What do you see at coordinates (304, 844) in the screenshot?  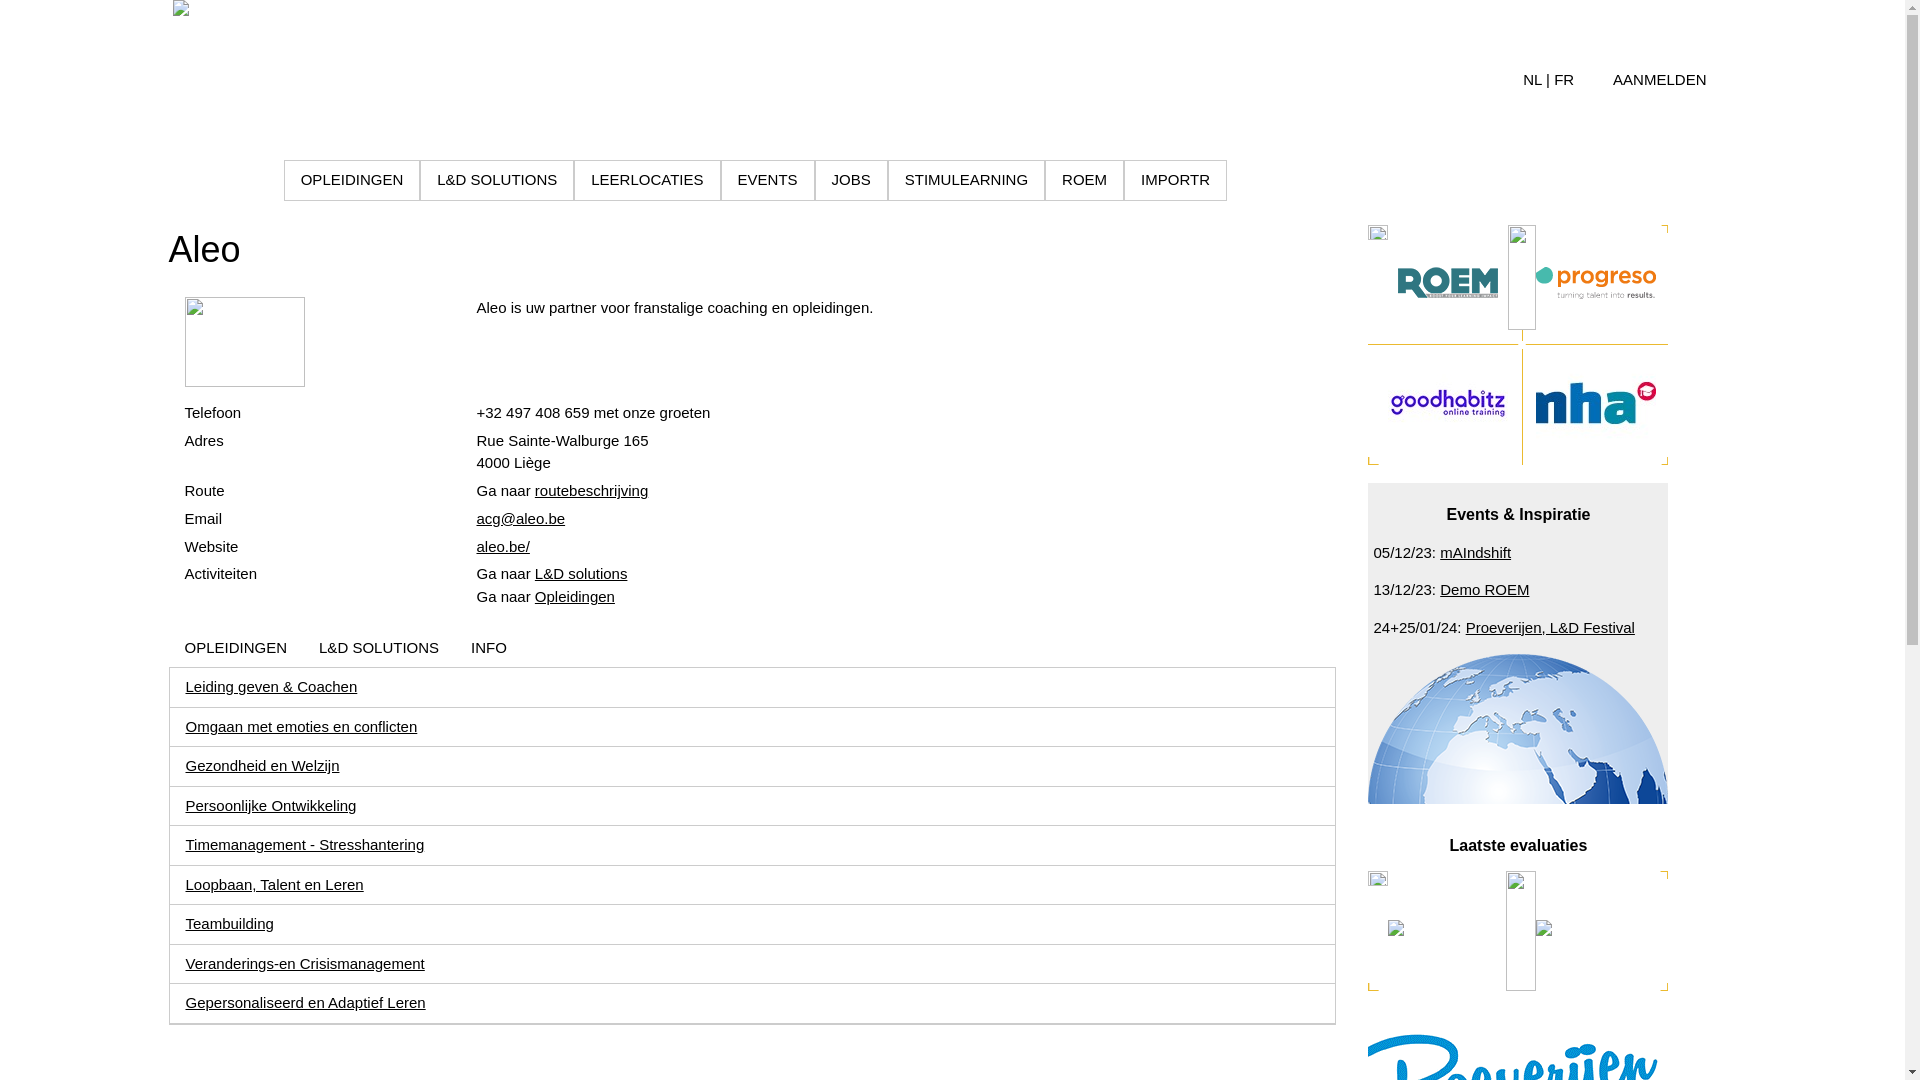 I see `'Timemanagement - Stresshantering'` at bounding box center [304, 844].